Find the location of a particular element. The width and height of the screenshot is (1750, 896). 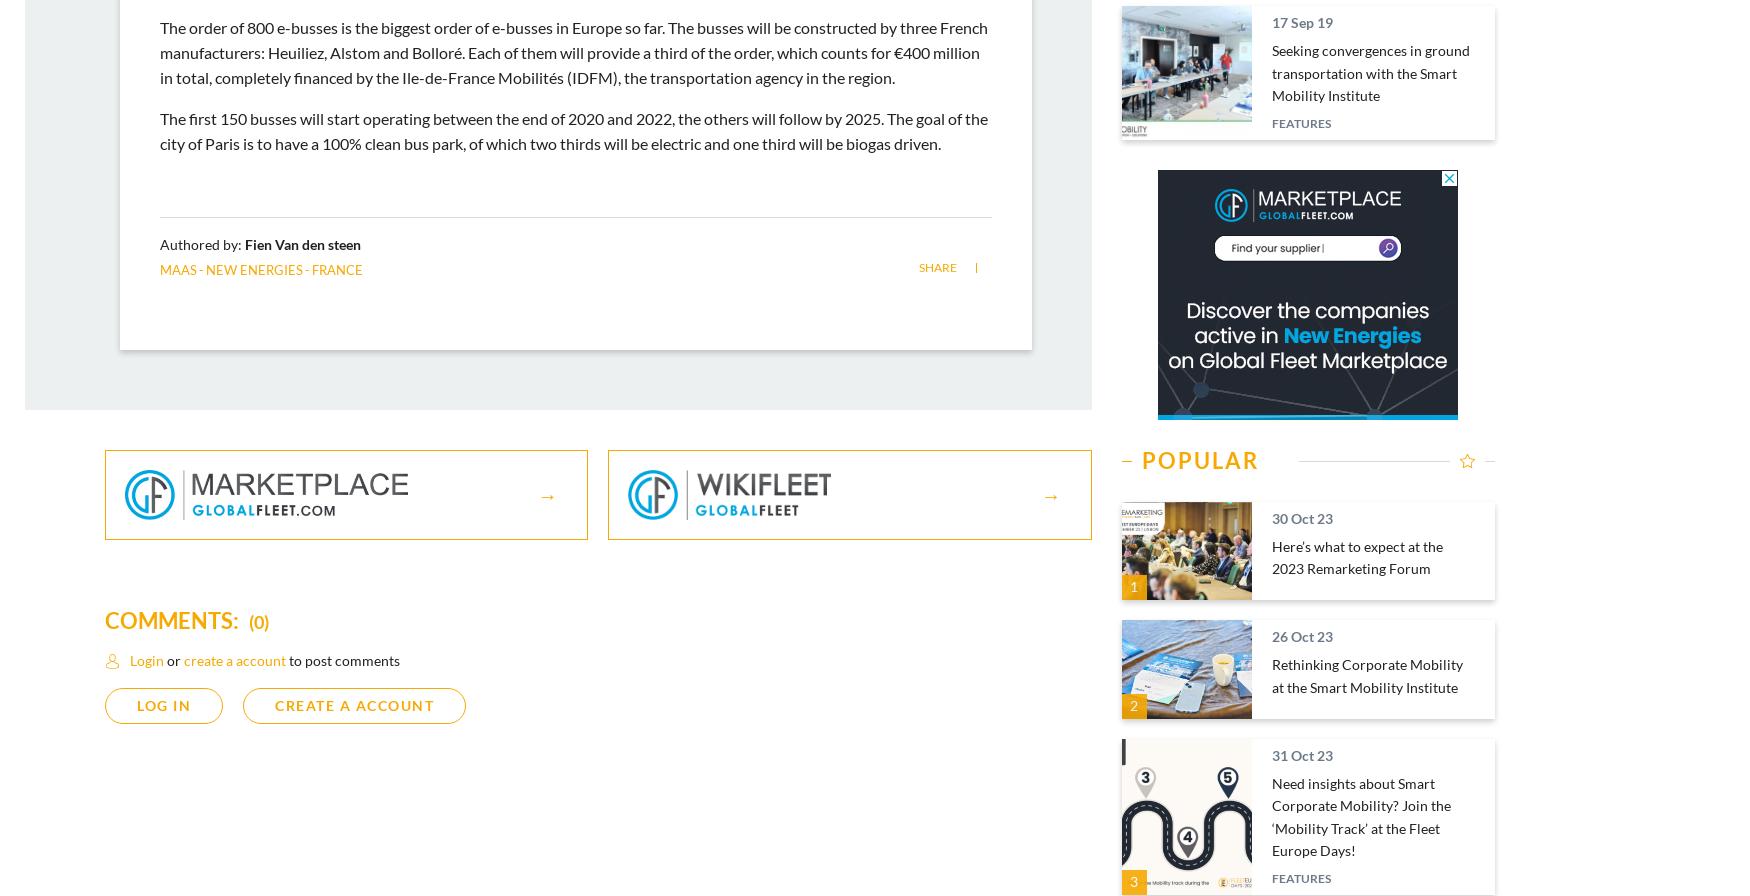

'create a account' is located at coordinates (235, 660).